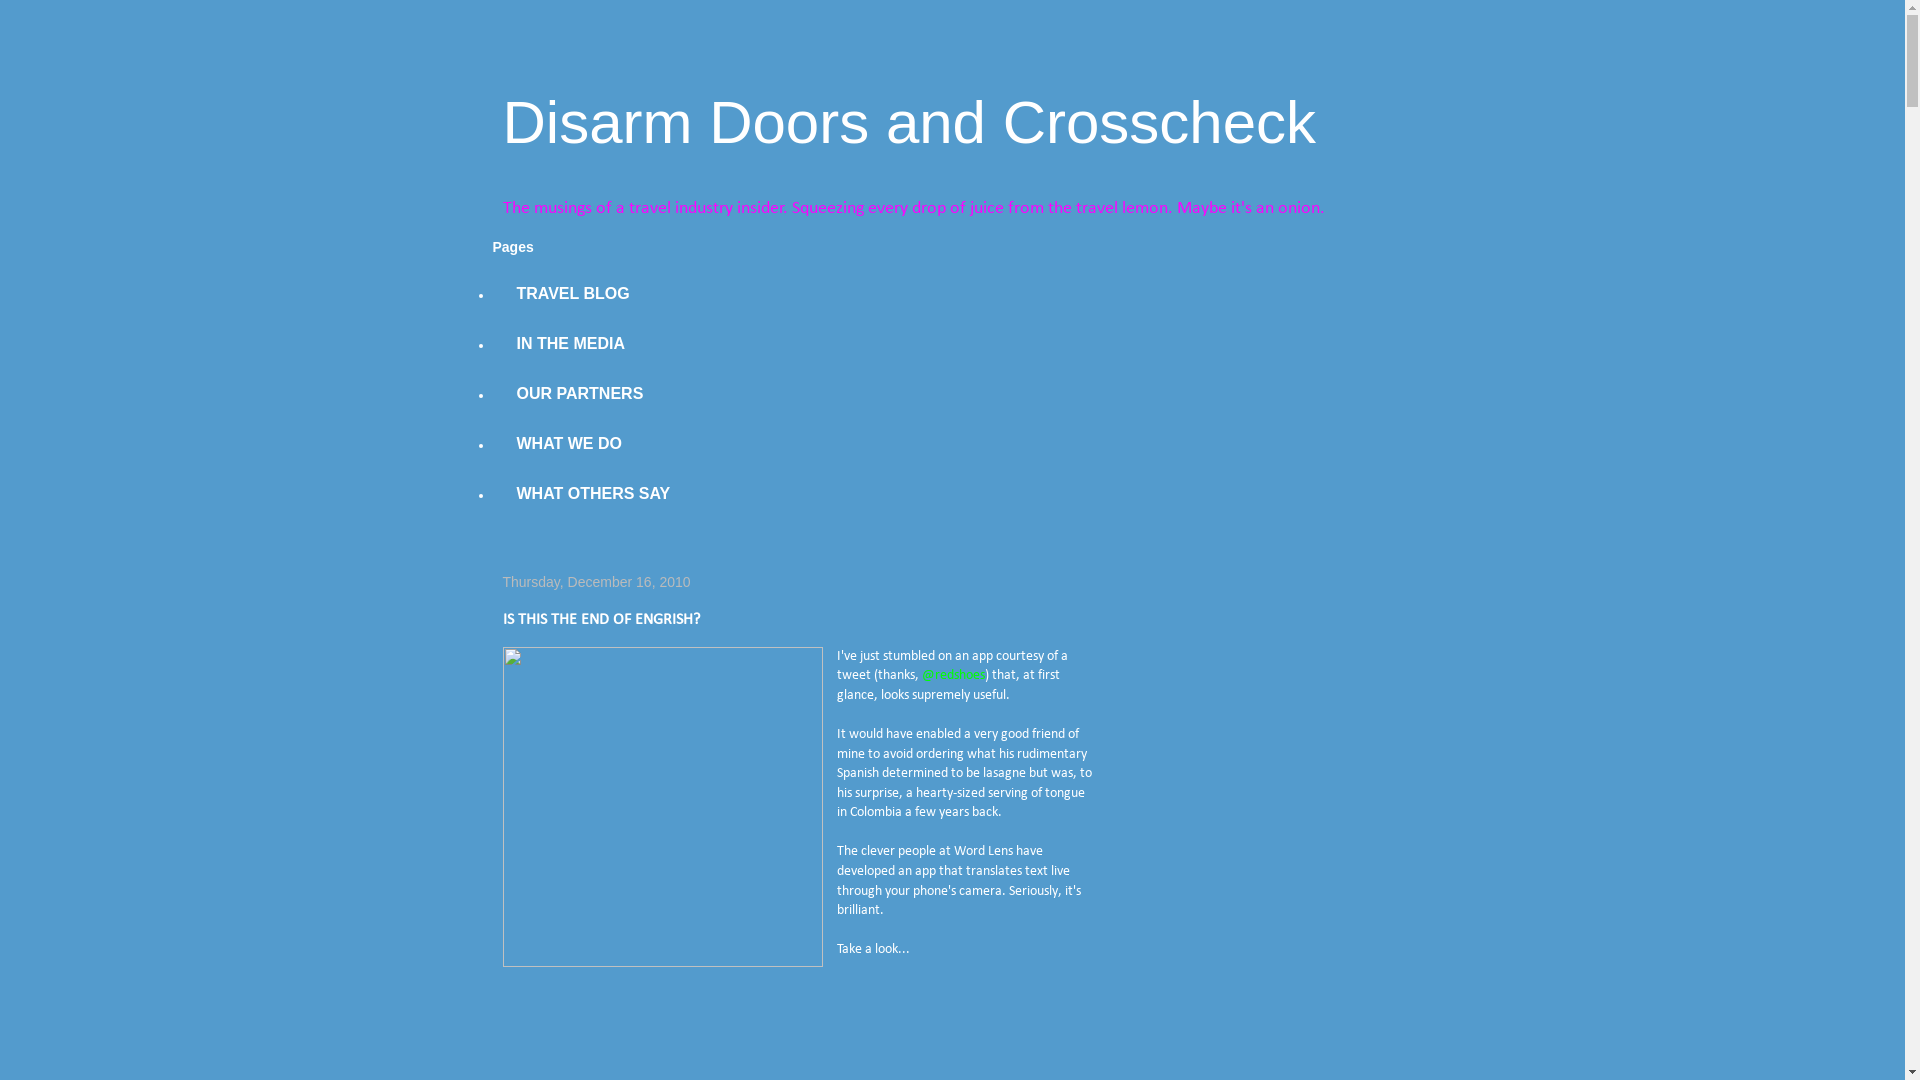 This screenshot has height=1080, width=1920. What do you see at coordinates (569, 342) in the screenshot?
I see `'IN THE MEDIA'` at bounding box center [569, 342].